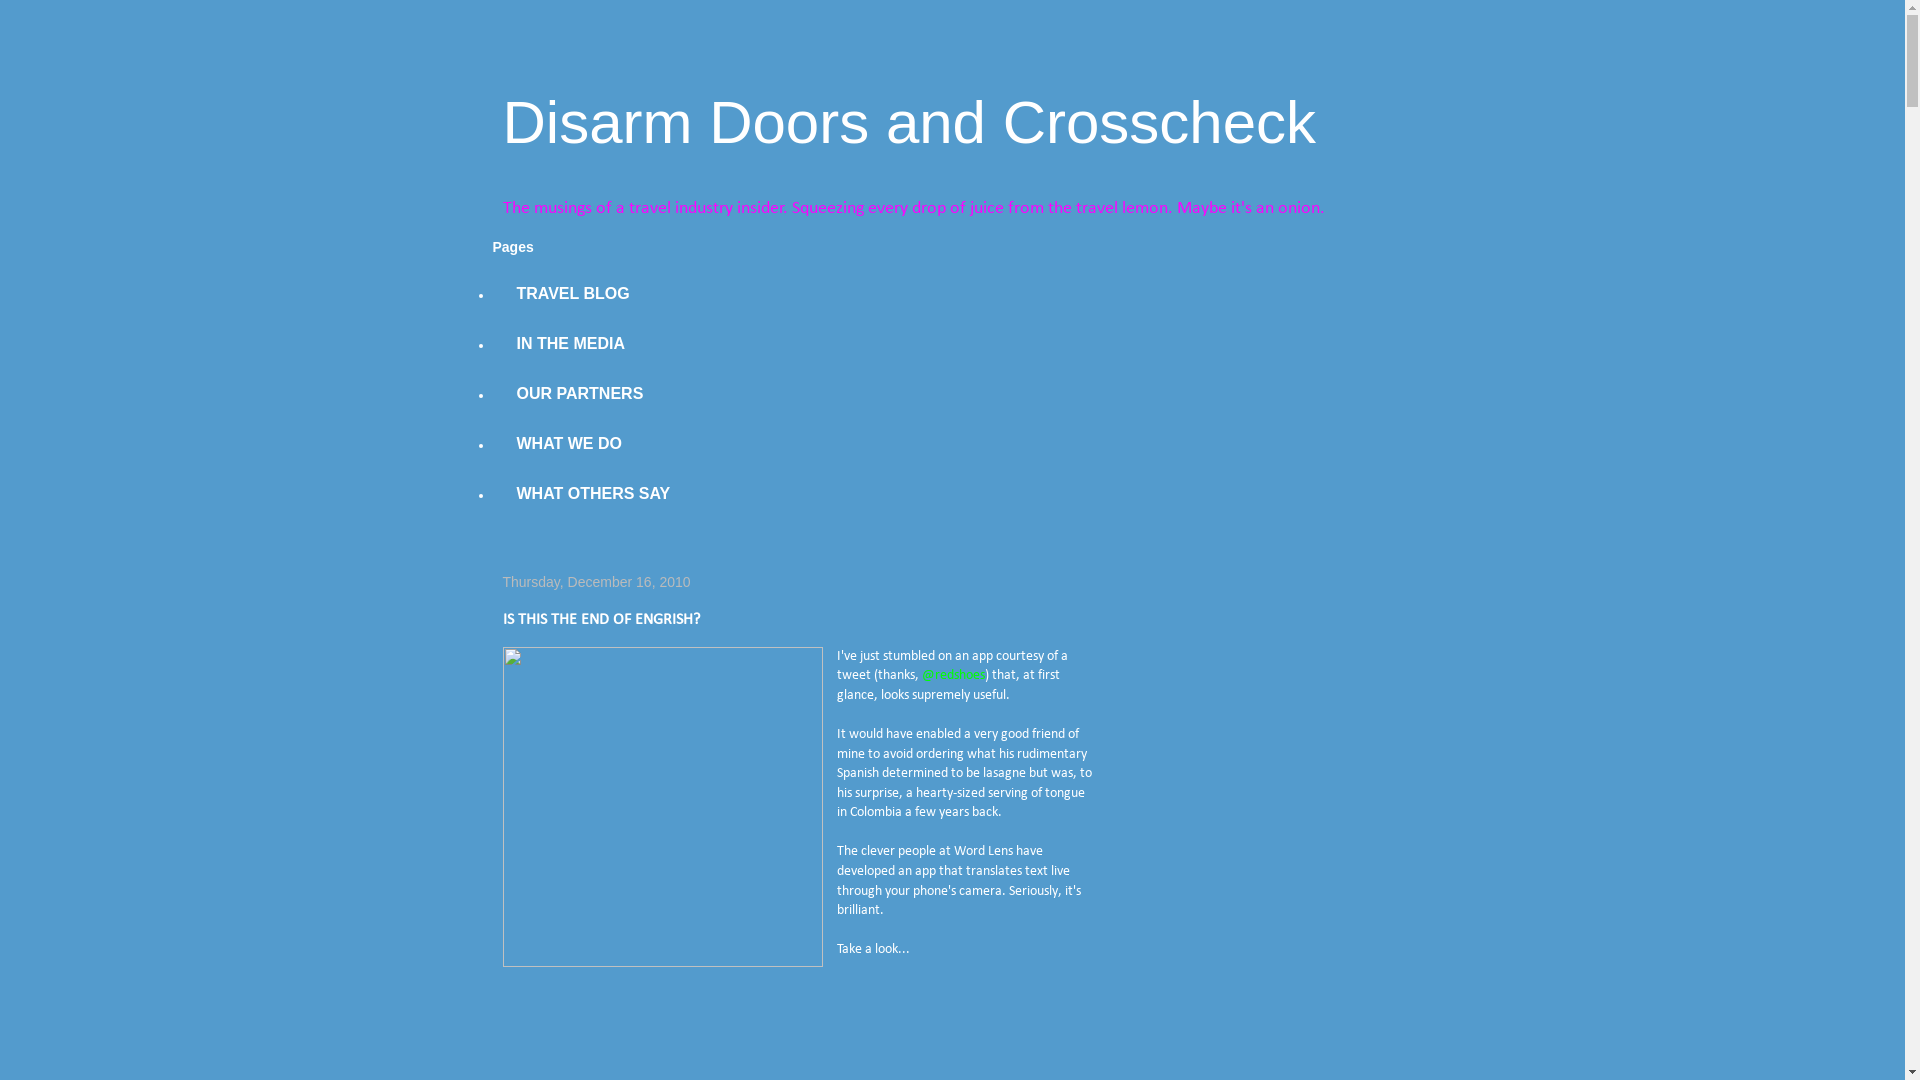 This screenshot has height=1080, width=1920. What do you see at coordinates (569, 342) in the screenshot?
I see `'IN THE MEDIA'` at bounding box center [569, 342].